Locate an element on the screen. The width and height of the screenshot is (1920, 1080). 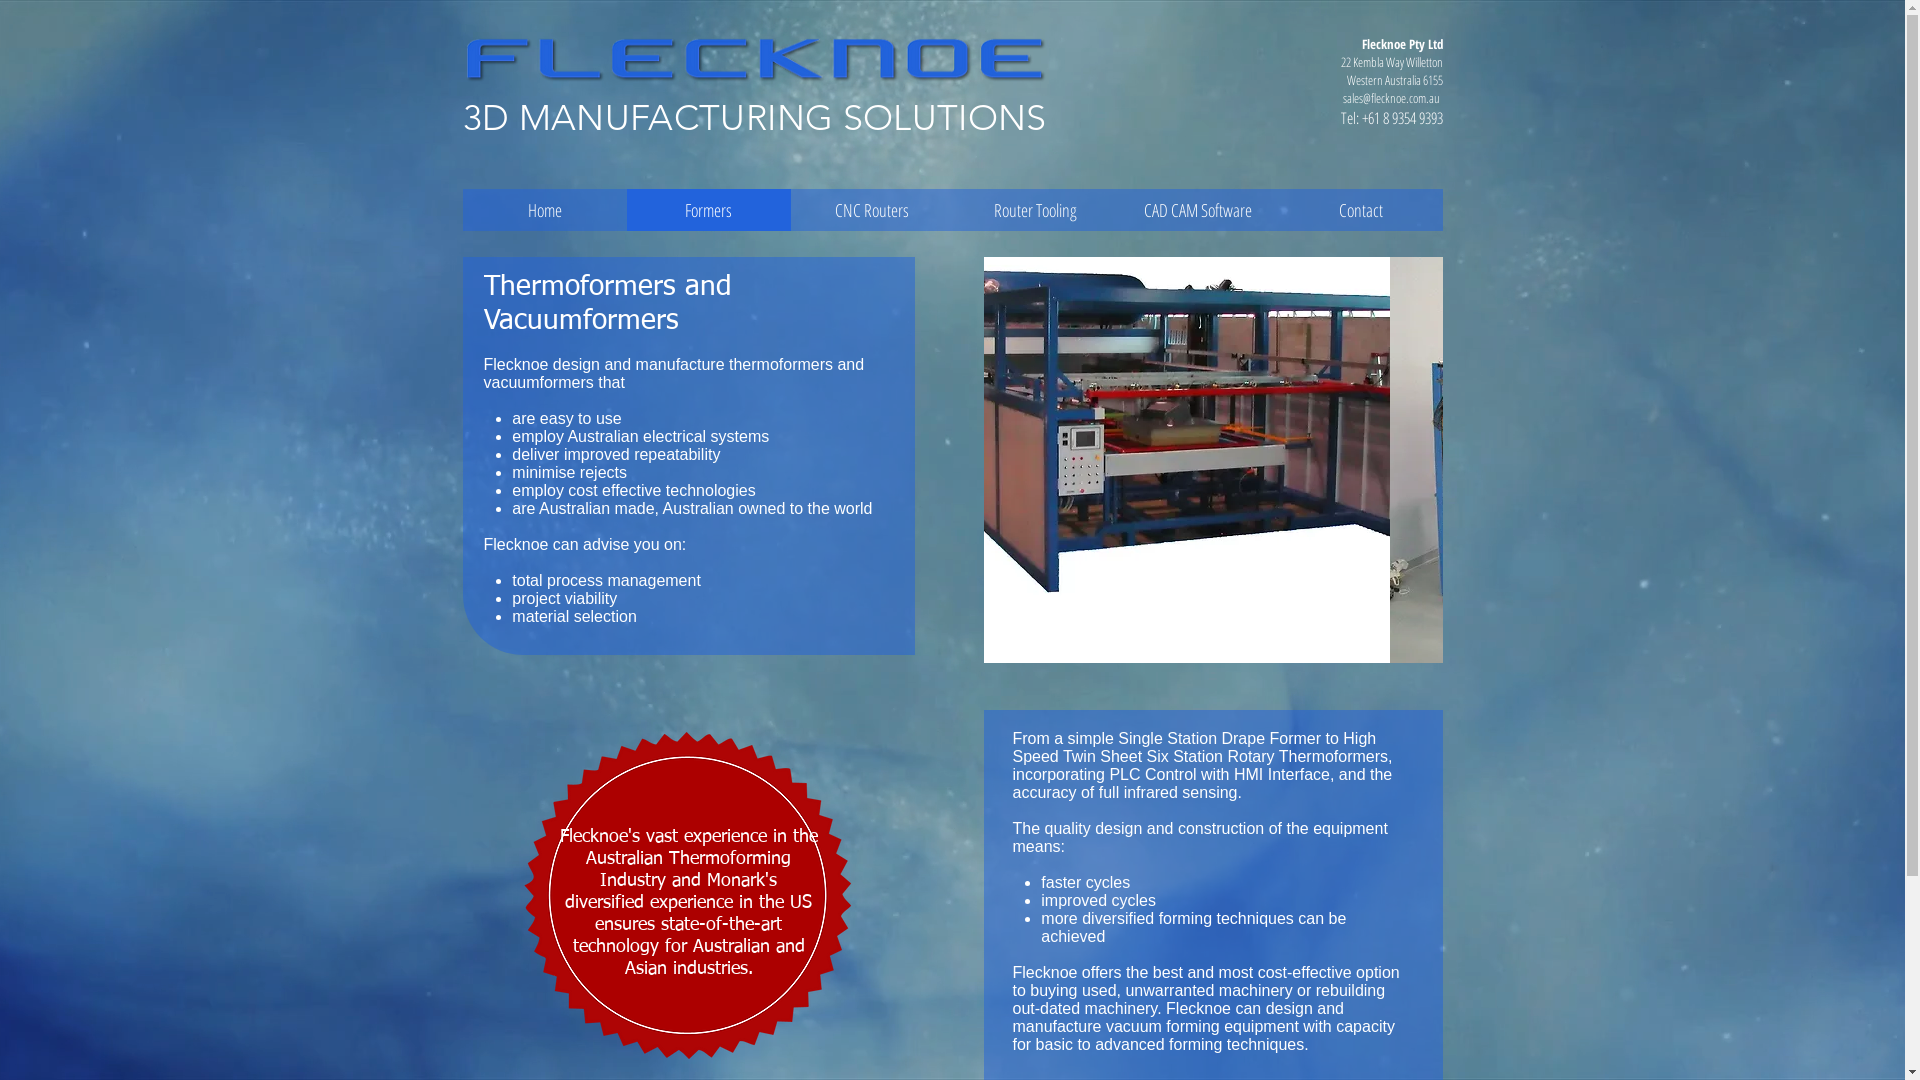
'Contact' is located at coordinates (1360, 209).